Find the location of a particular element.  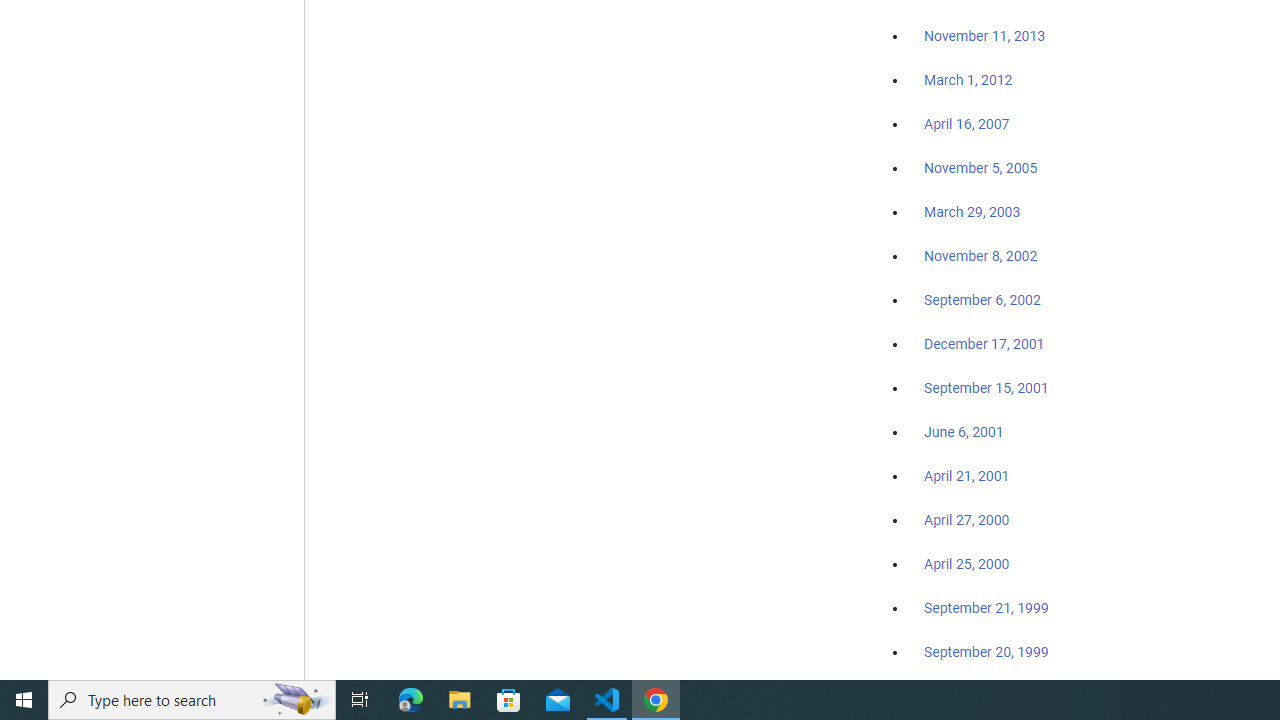

'November 5, 2005' is located at coordinates (981, 167).